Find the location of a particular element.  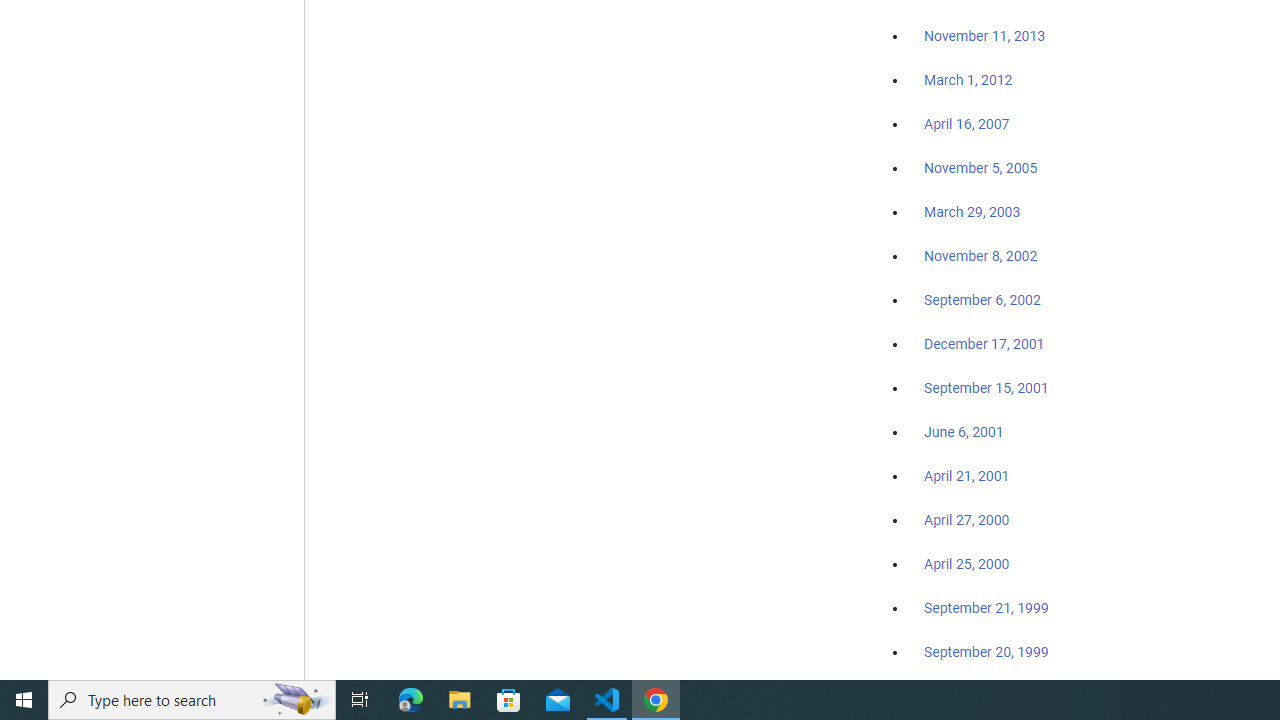

'November 5, 2005' is located at coordinates (981, 167).